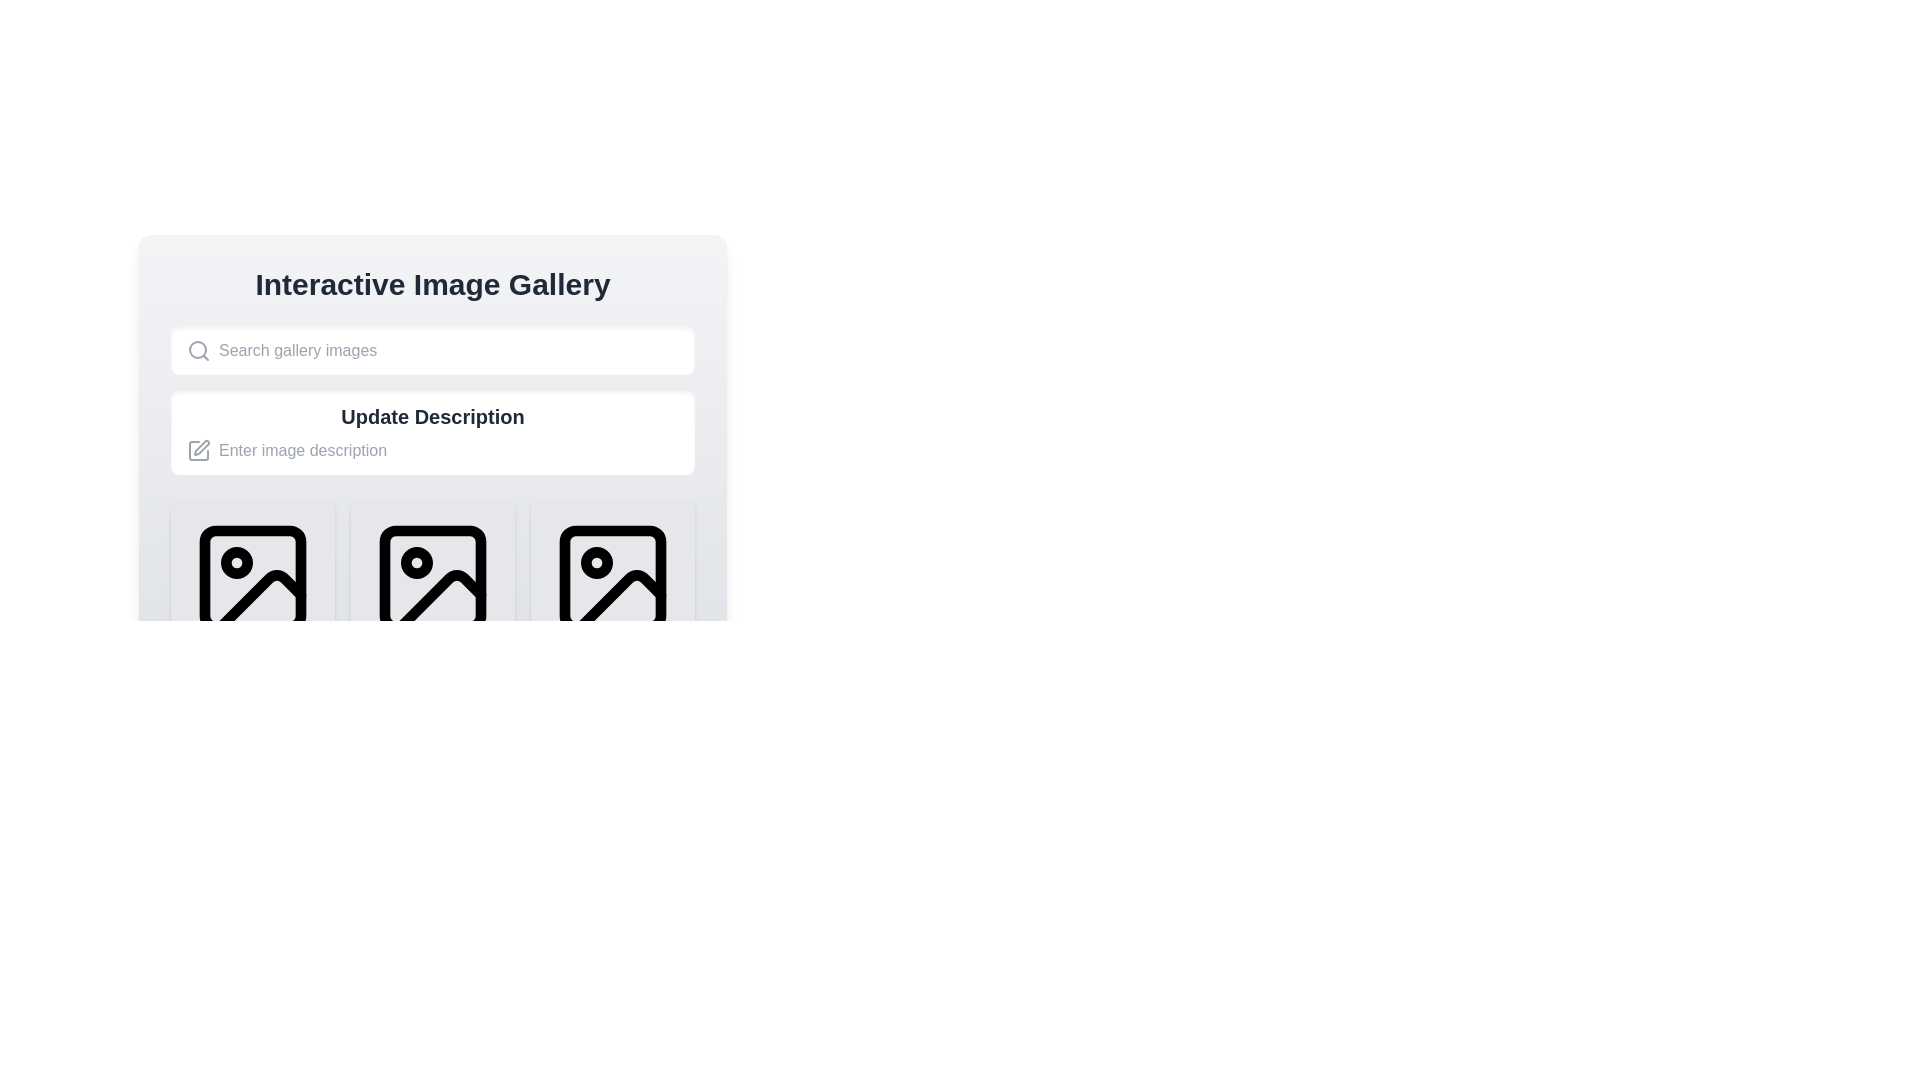 The image size is (1920, 1080). I want to click on the decorative visual element resembling a diagonal line with rounded ends located in the bottom-left quadrant of the image icon, so click(259, 600).